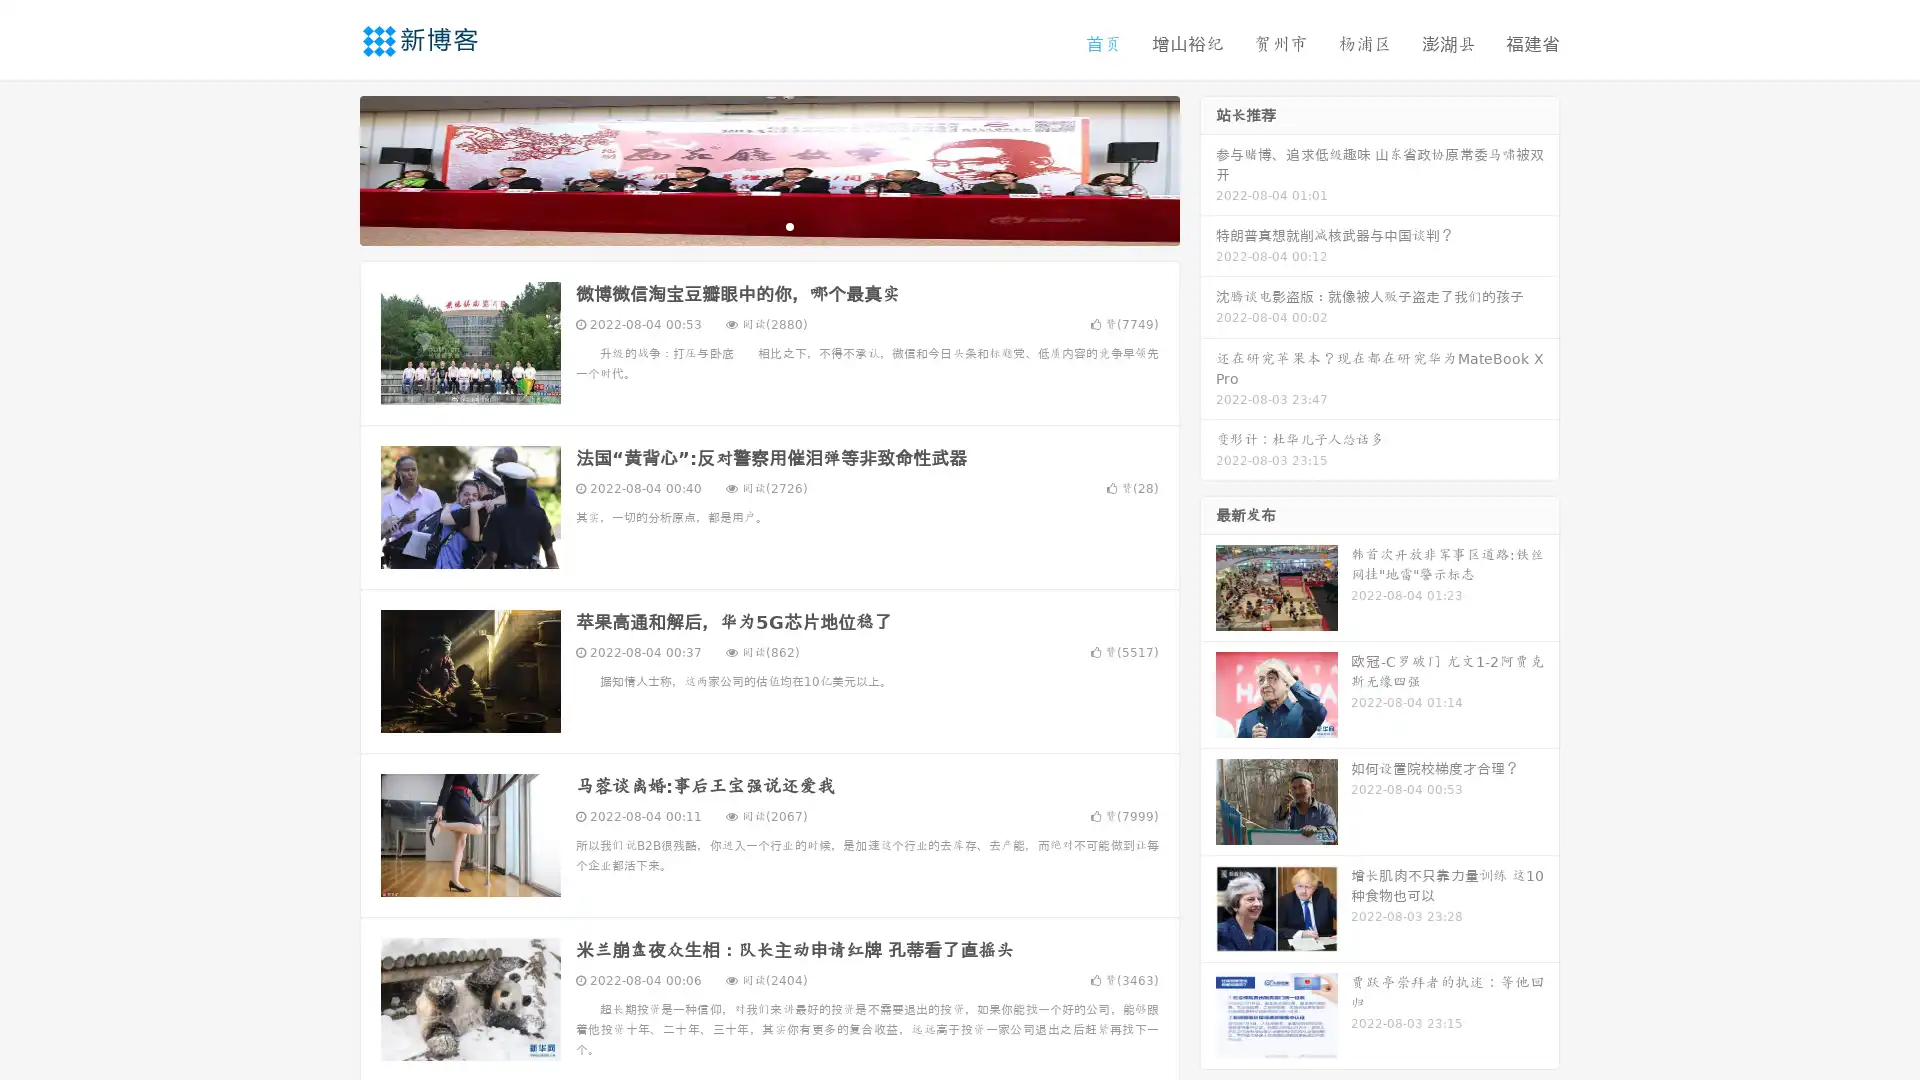 The width and height of the screenshot is (1920, 1080). I want to click on Go to slide 2, so click(768, 225).